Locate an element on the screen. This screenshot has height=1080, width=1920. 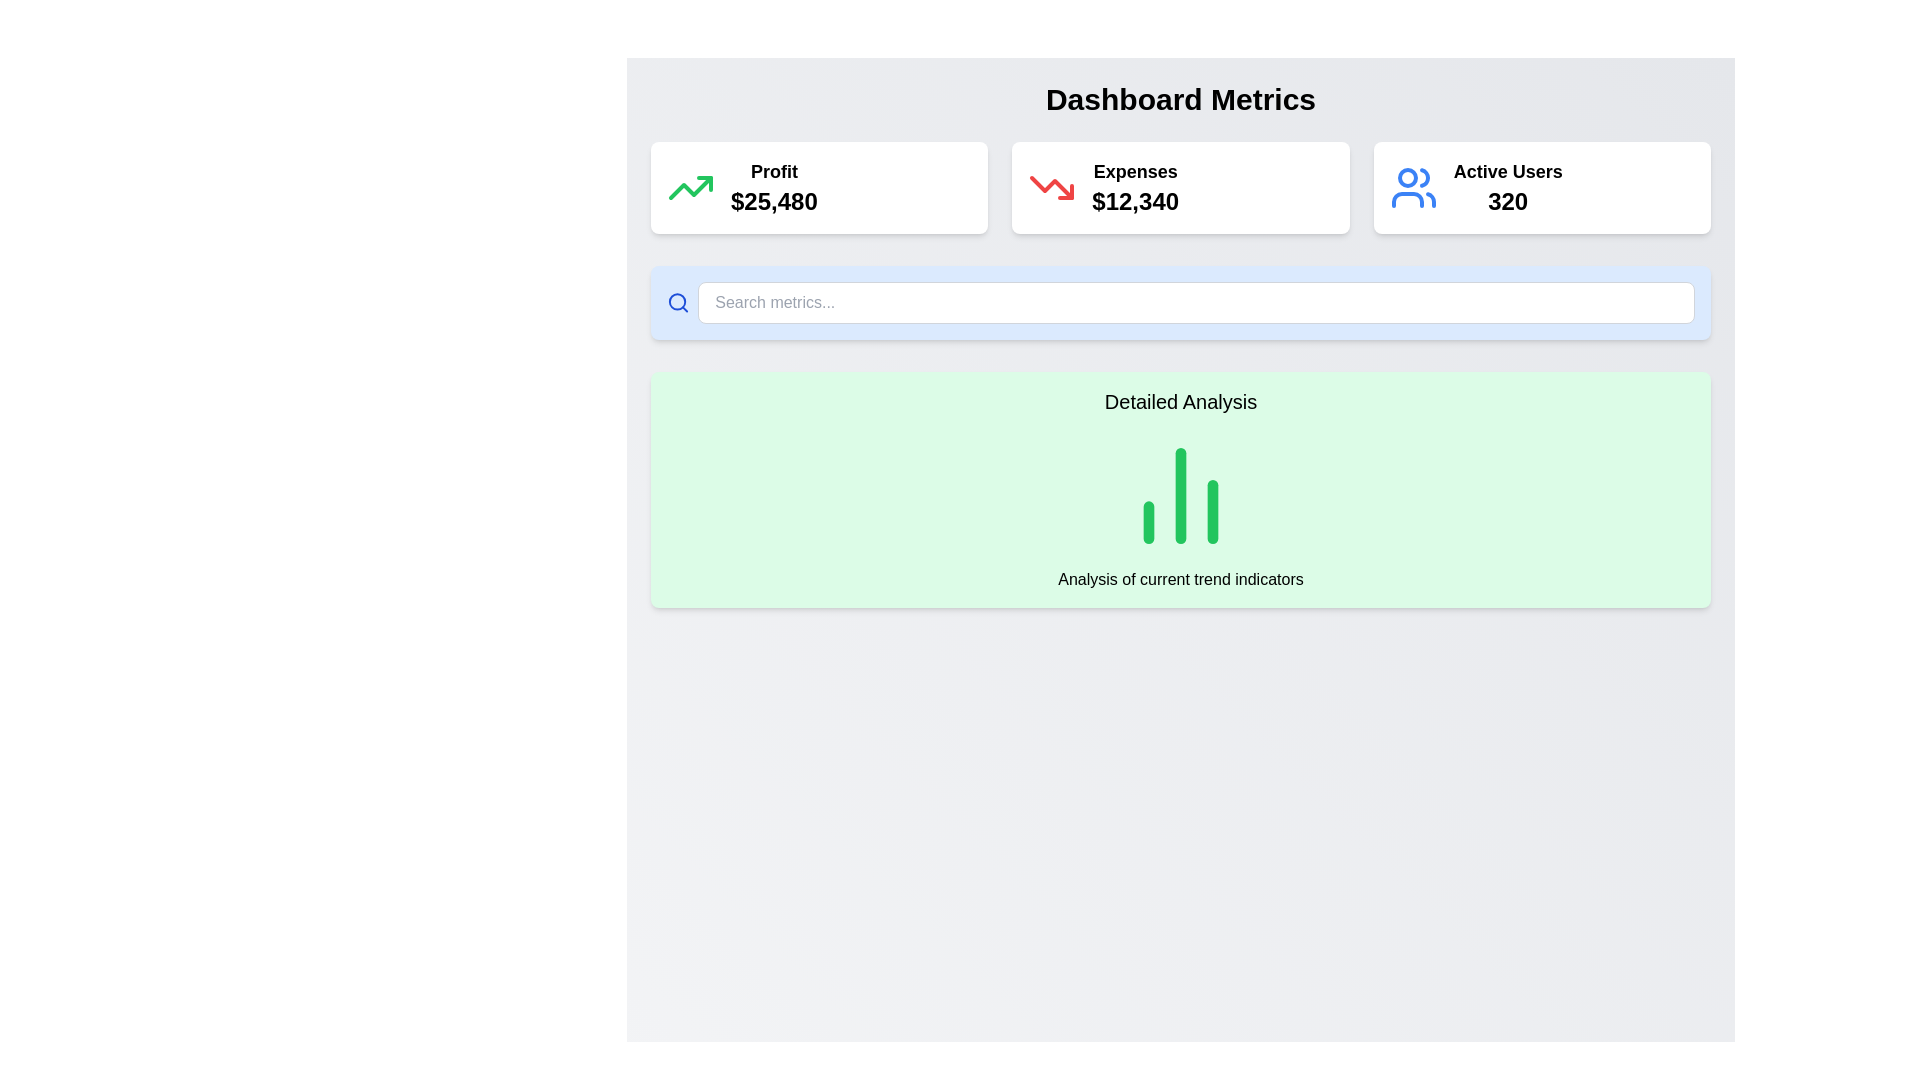
contents of the Information display card that summarizes expenses, which is located in the second column of a three-column layout between the 'Profit' card and 'Active Users' card is located at coordinates (1180, 188).